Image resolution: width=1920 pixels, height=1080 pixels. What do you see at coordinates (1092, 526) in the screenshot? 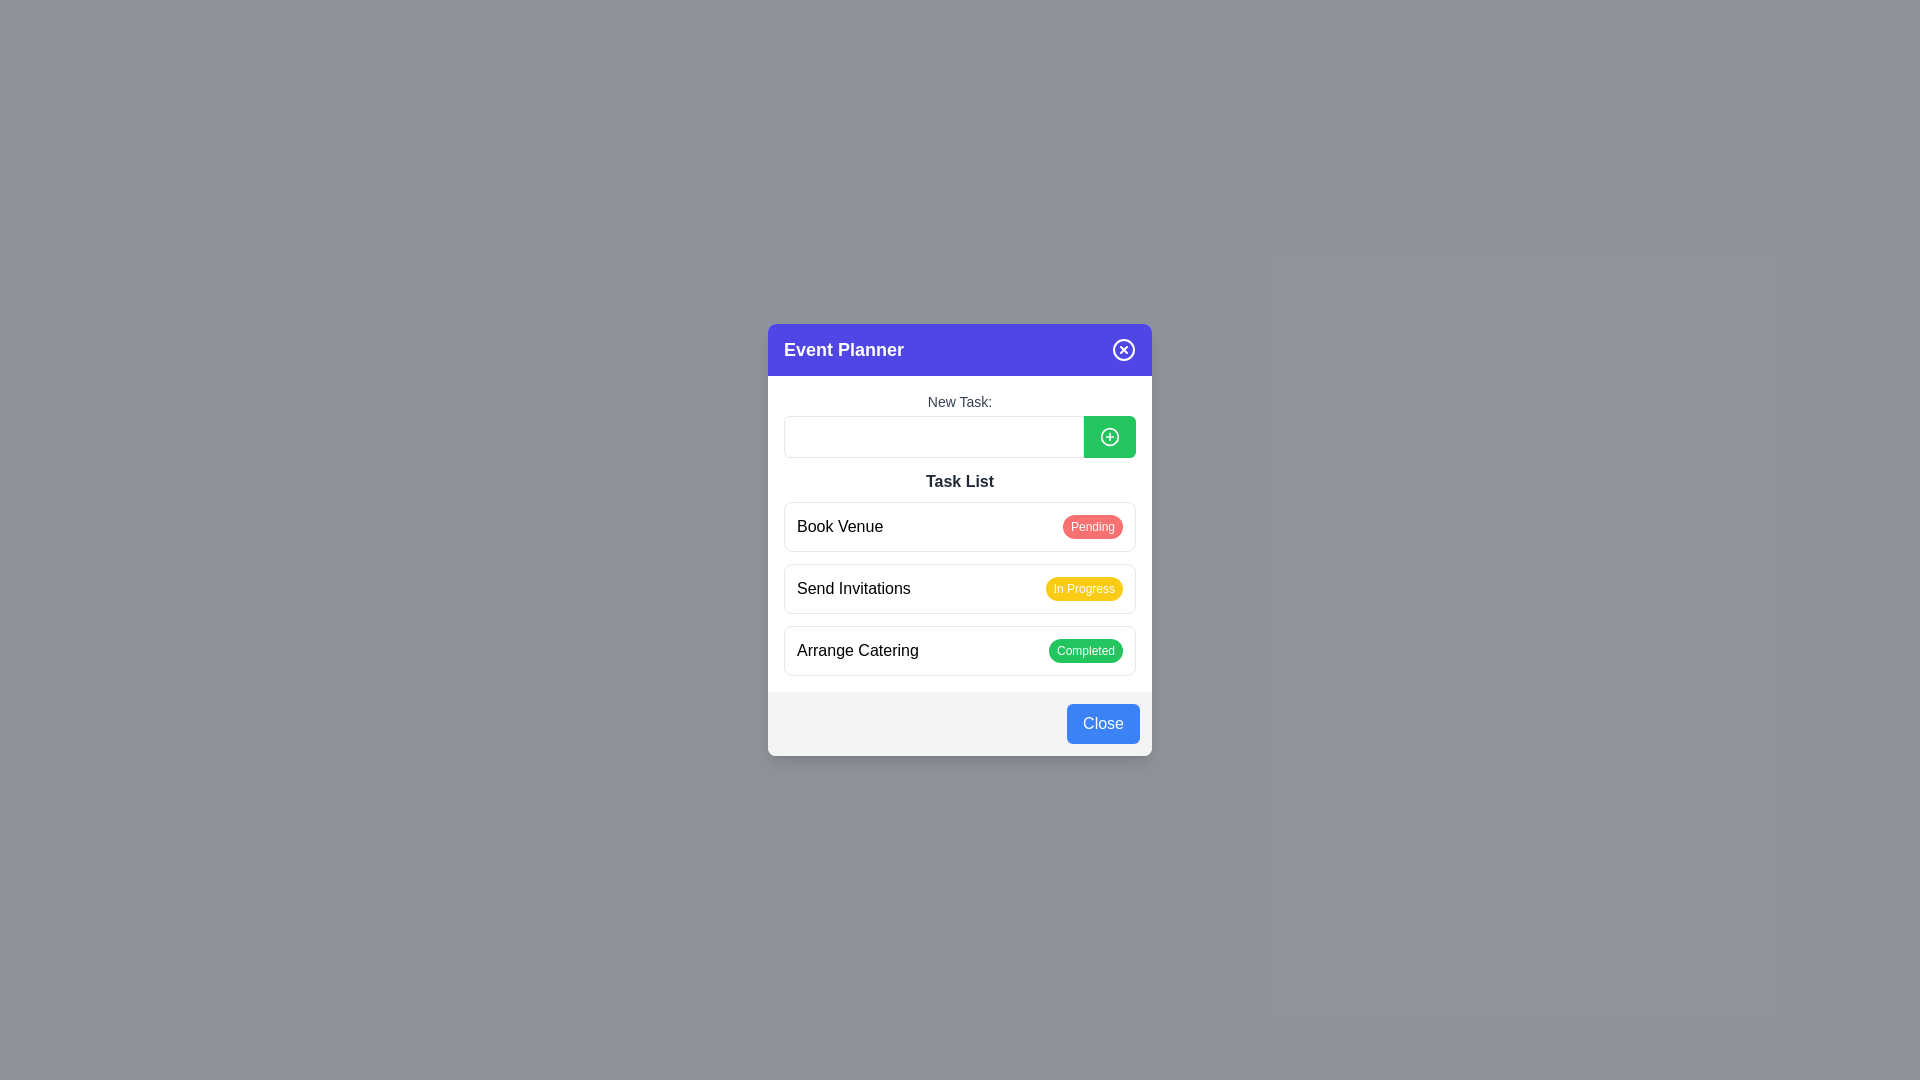
I see `the text of the Status Badge with a red background and white text displaying 'Pending', located on the right side of the 'Book Venue' list item` at bounding box center [1092, 526].